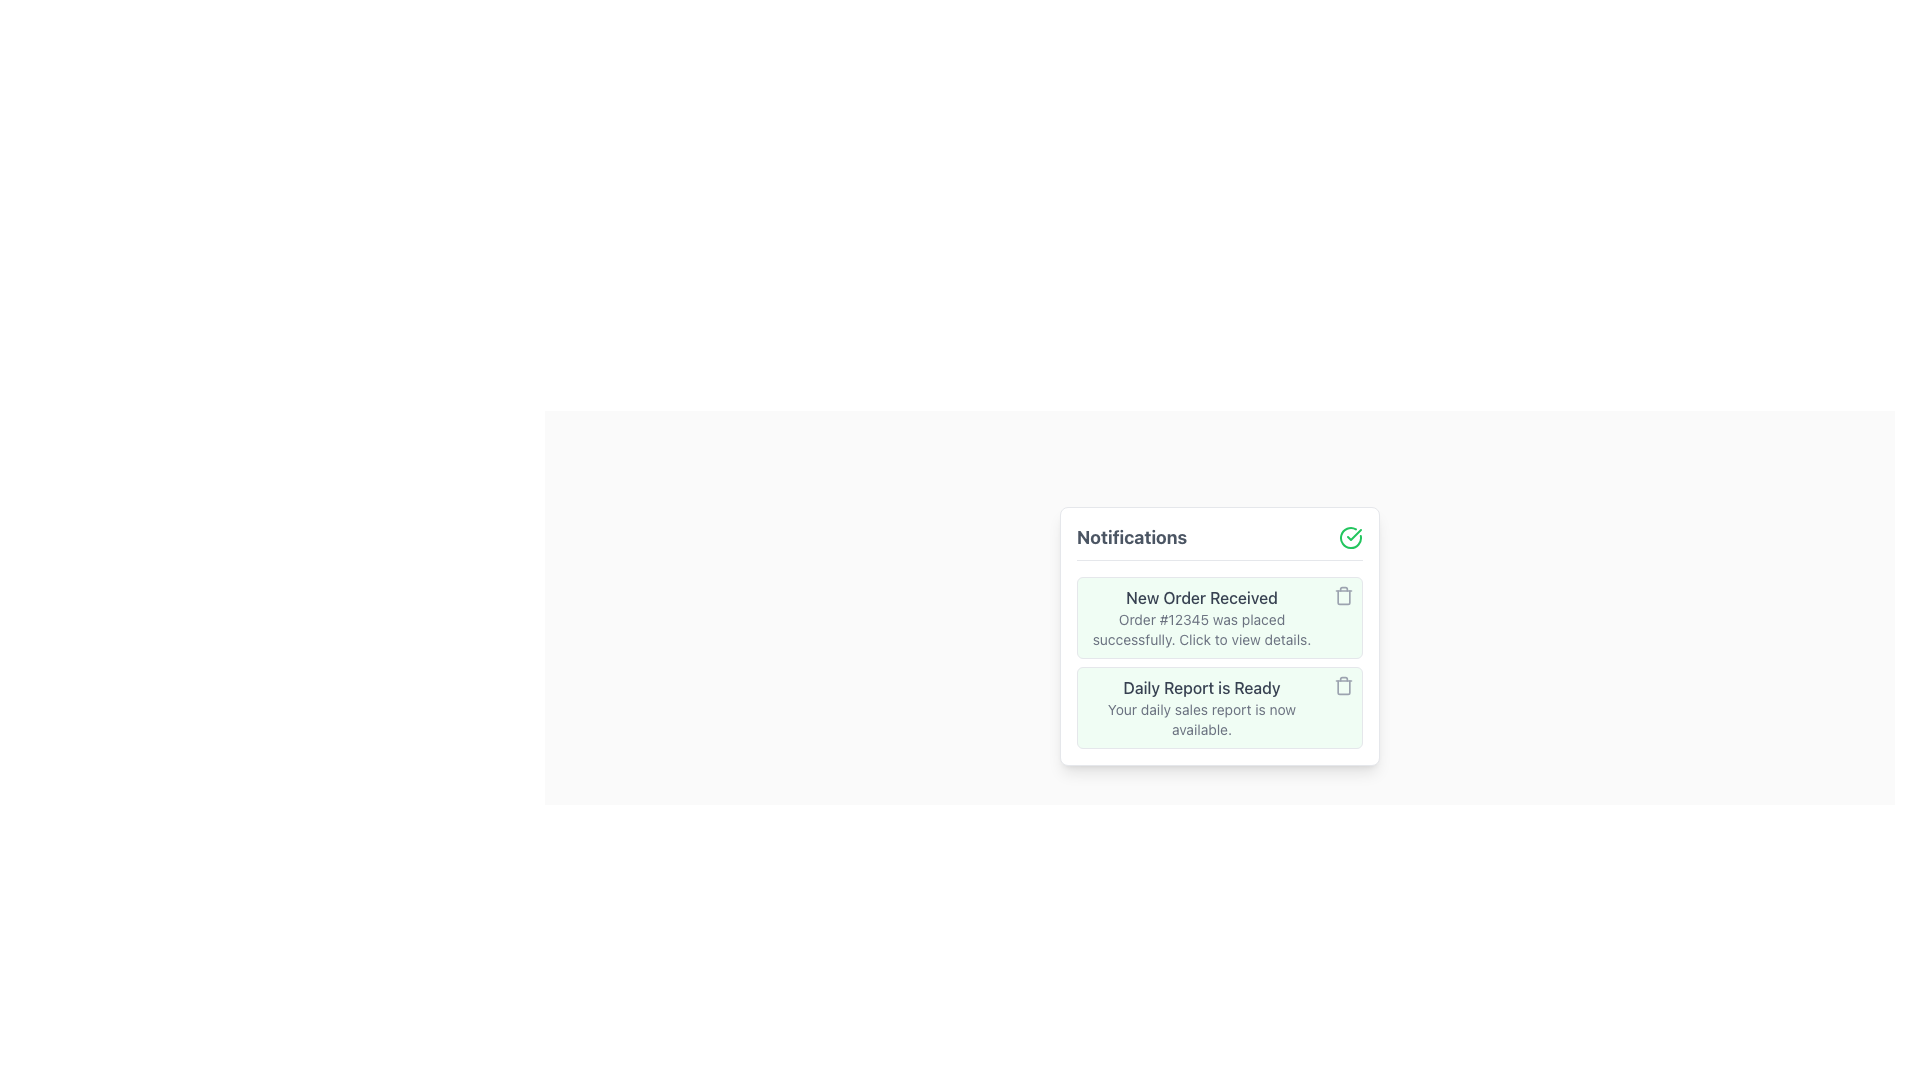  I want to click on the supplementary information text related to the 'Daily Report is Ready' notification, which is positioned directly below the main notification text, so click(1200, 720).